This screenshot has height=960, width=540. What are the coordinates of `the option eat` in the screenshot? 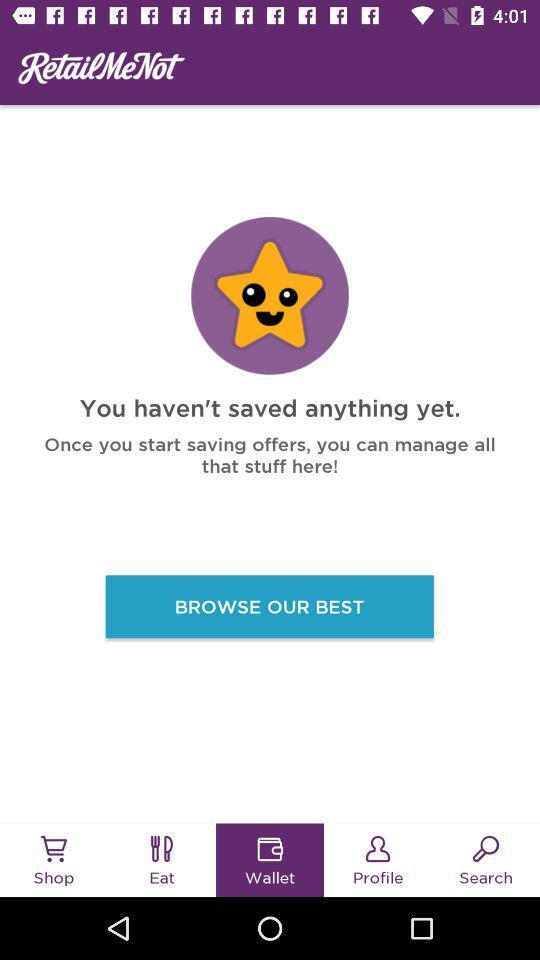 It's located at (161, 848).